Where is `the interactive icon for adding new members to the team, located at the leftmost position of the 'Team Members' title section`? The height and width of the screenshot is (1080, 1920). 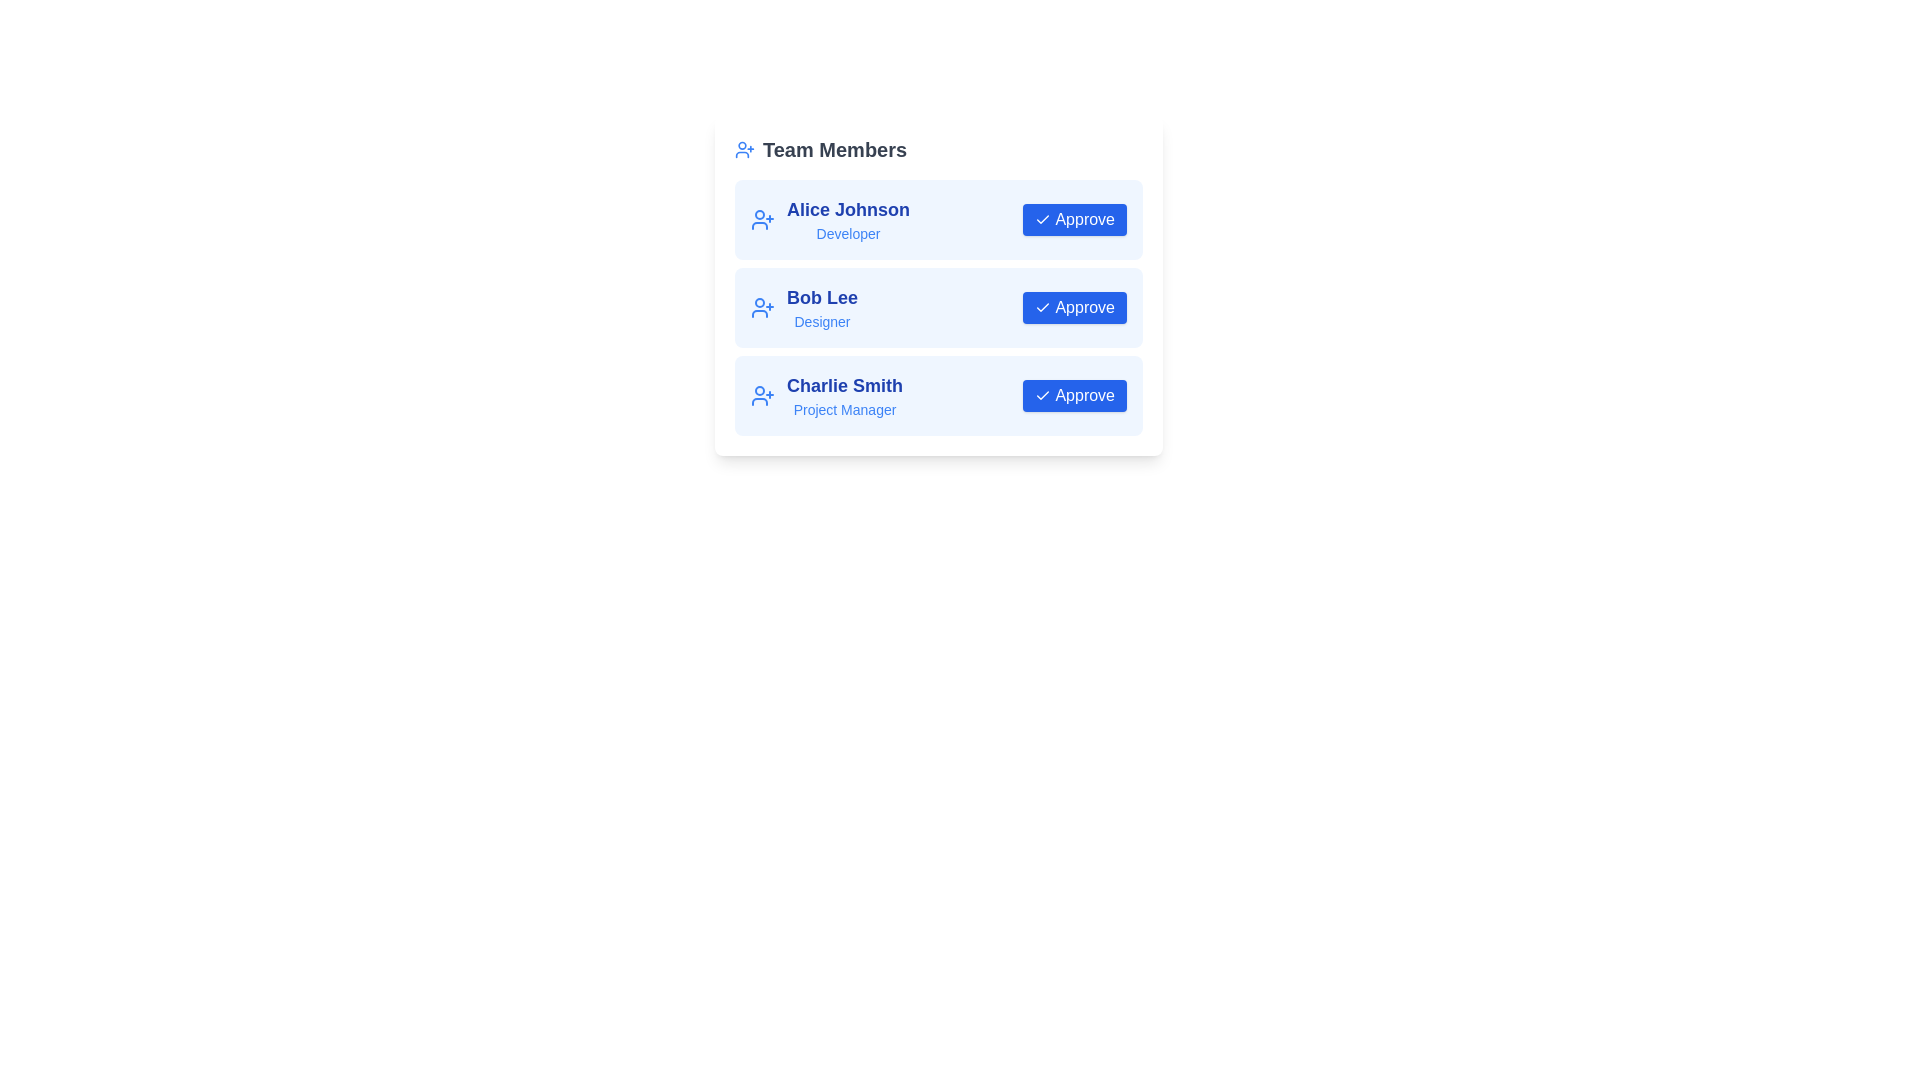
the interactive icon for adding new members to the team, located at the leftmost position of the 'Team Members' title section is located at coordinates (743, 149).